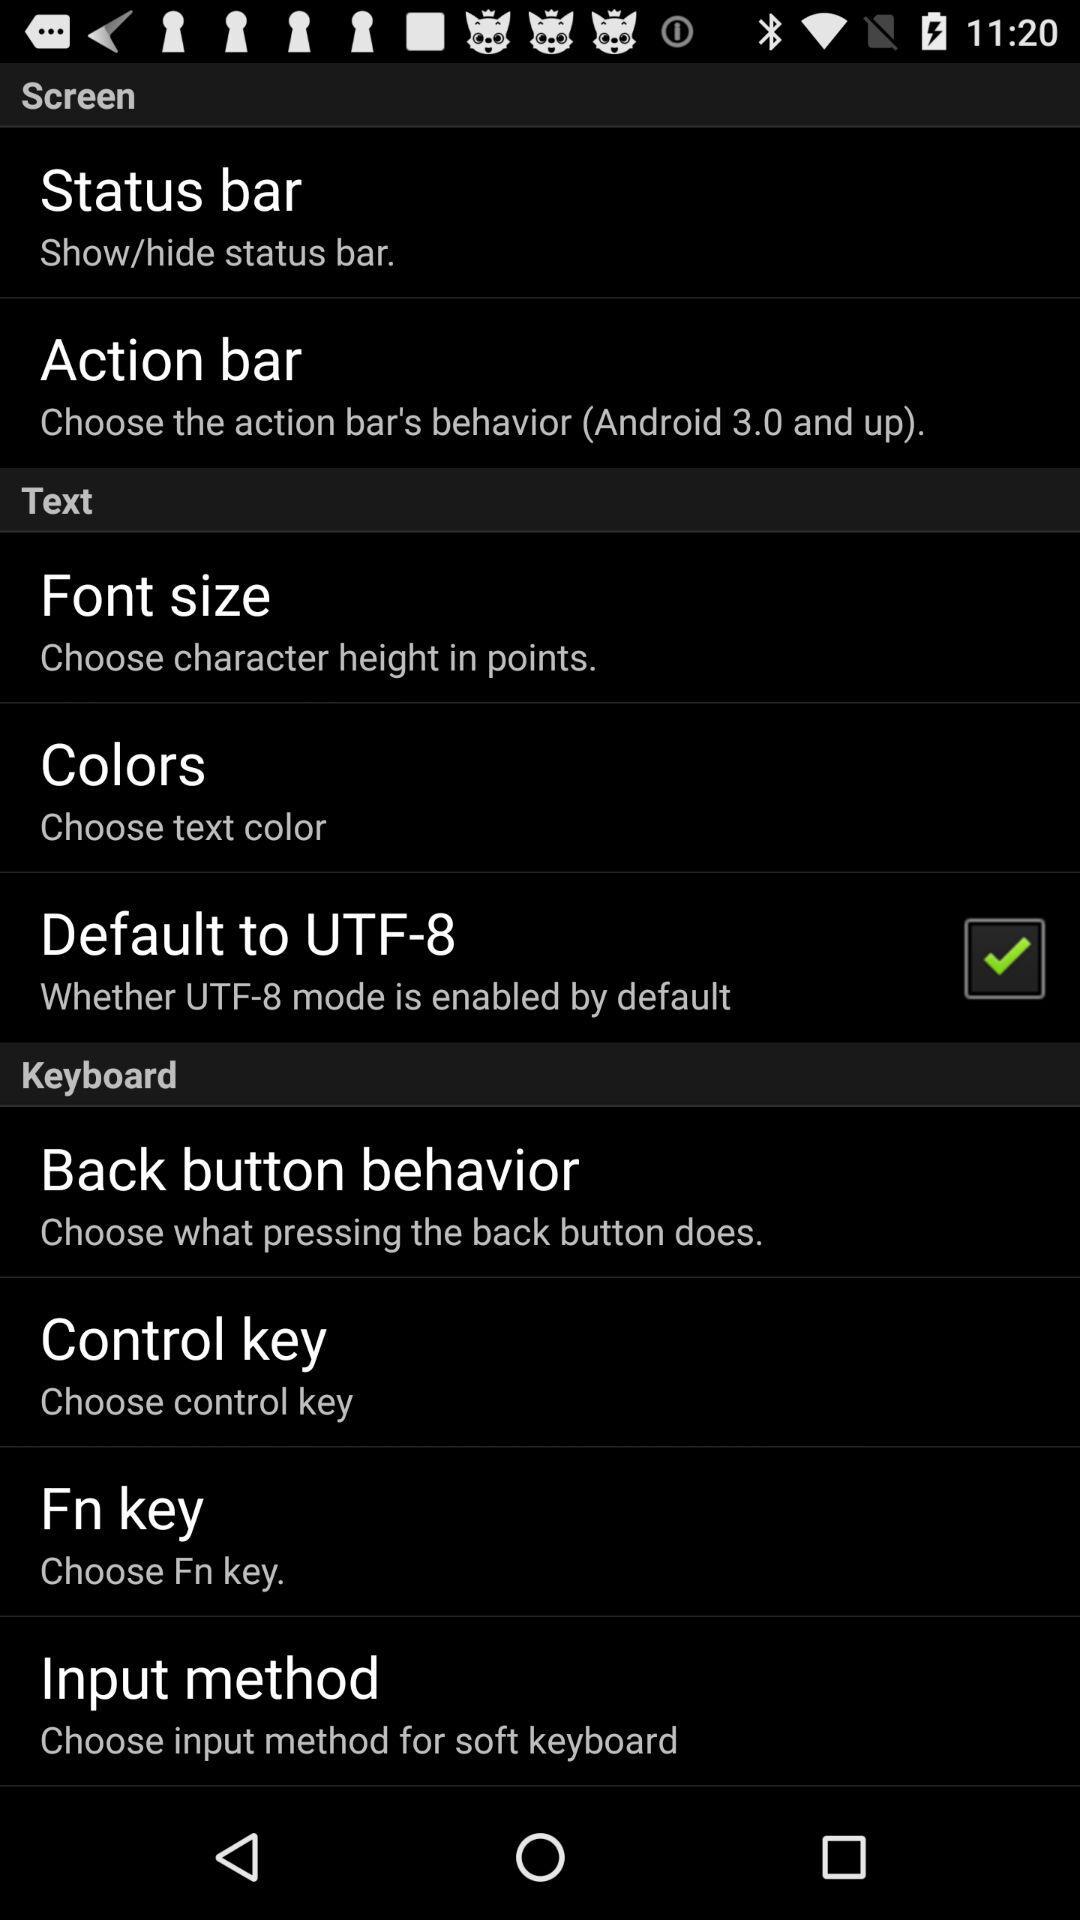 This screenshot has height=1920, width=1080. I want to click on item below colors app, so click(183, 825).